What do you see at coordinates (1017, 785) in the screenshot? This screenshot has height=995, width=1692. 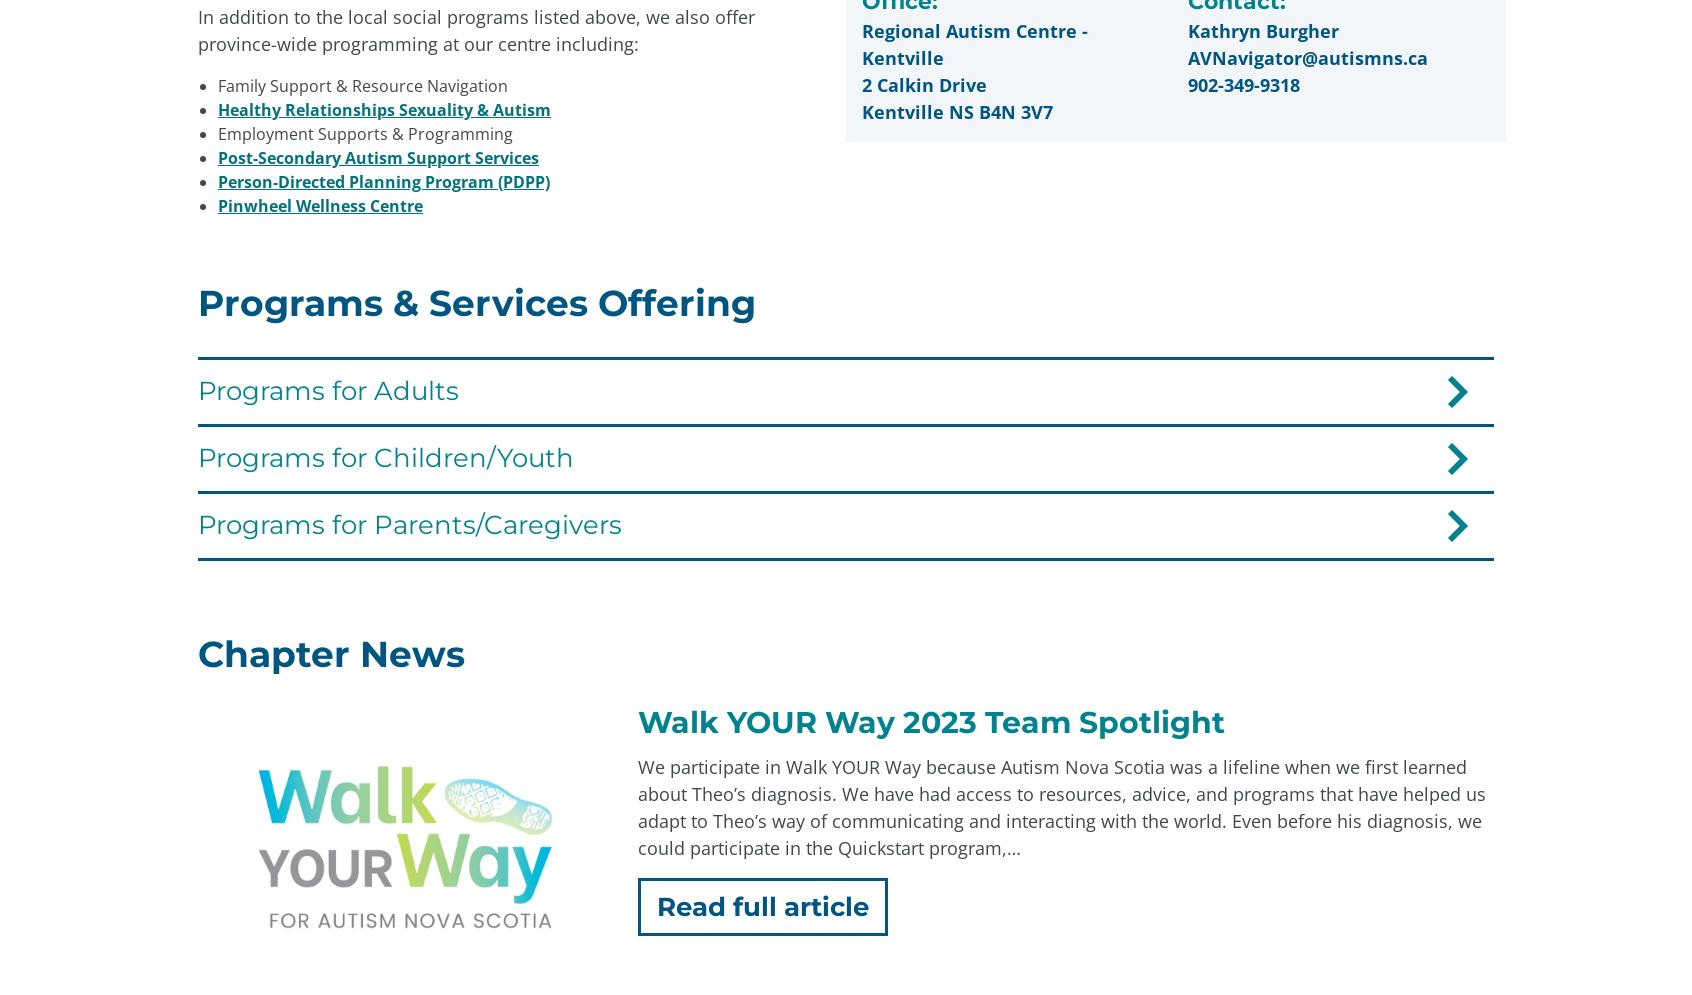 I see `'Events'` at bounding box center [1017, 785].